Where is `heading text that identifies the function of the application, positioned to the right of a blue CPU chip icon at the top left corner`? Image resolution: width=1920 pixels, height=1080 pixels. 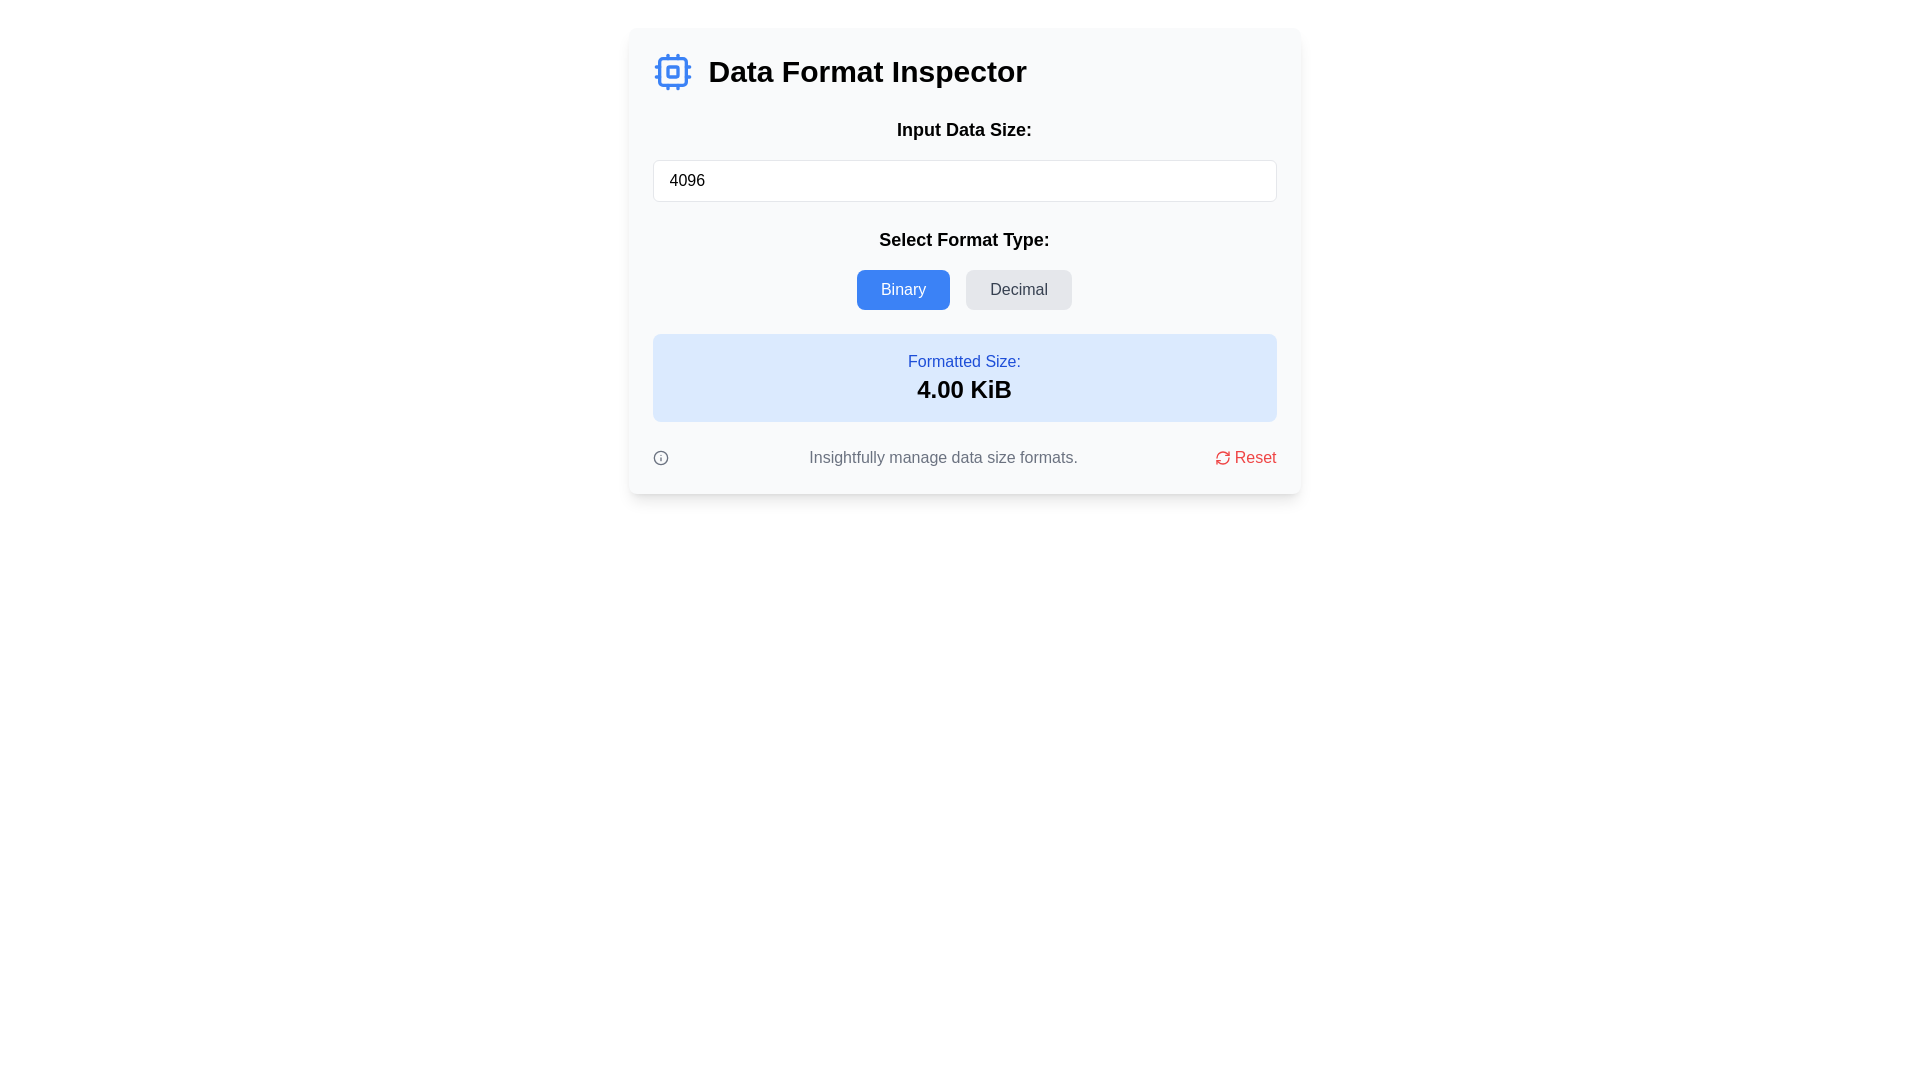 heading text that identifies the function of the application, positioned to the right of a blue CPU chip icon at the top left corner is located at coordinates (867, 71).